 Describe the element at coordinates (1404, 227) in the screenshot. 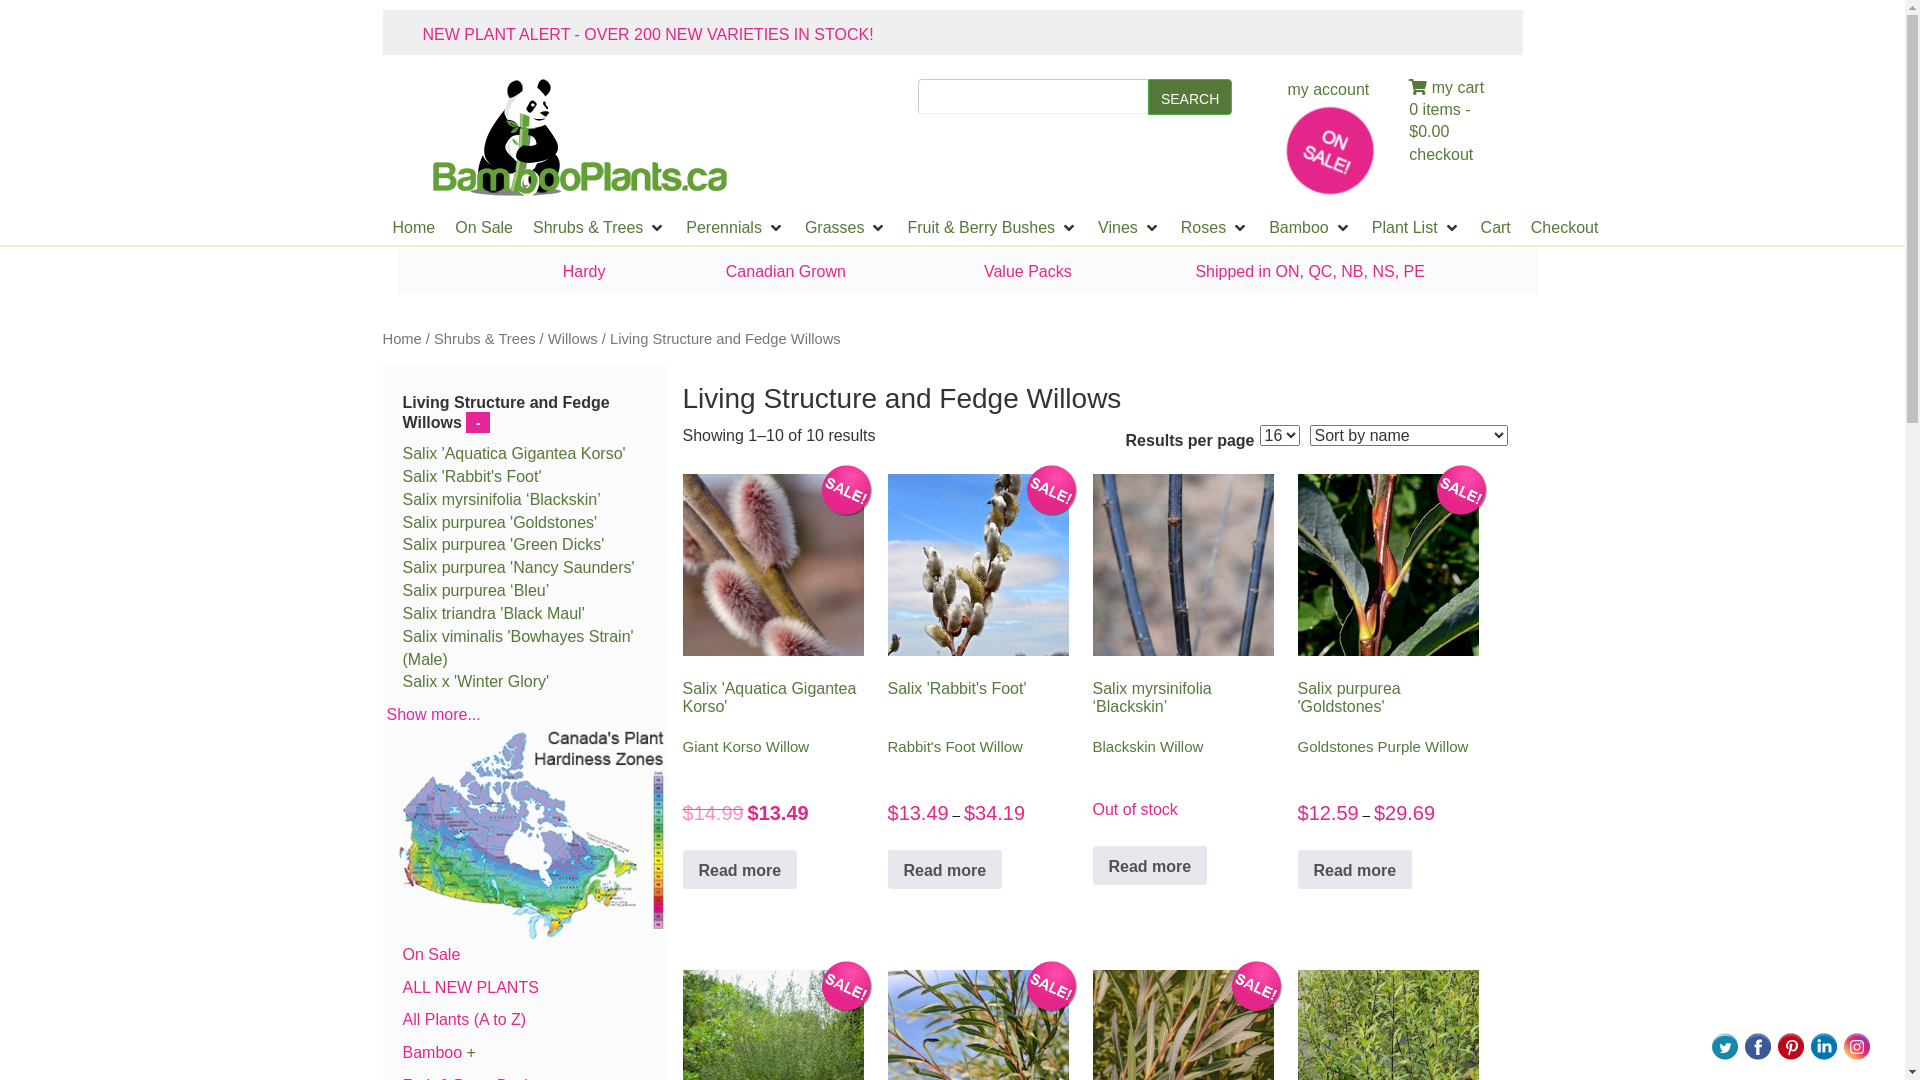

I see `'Plant List'` at that location.